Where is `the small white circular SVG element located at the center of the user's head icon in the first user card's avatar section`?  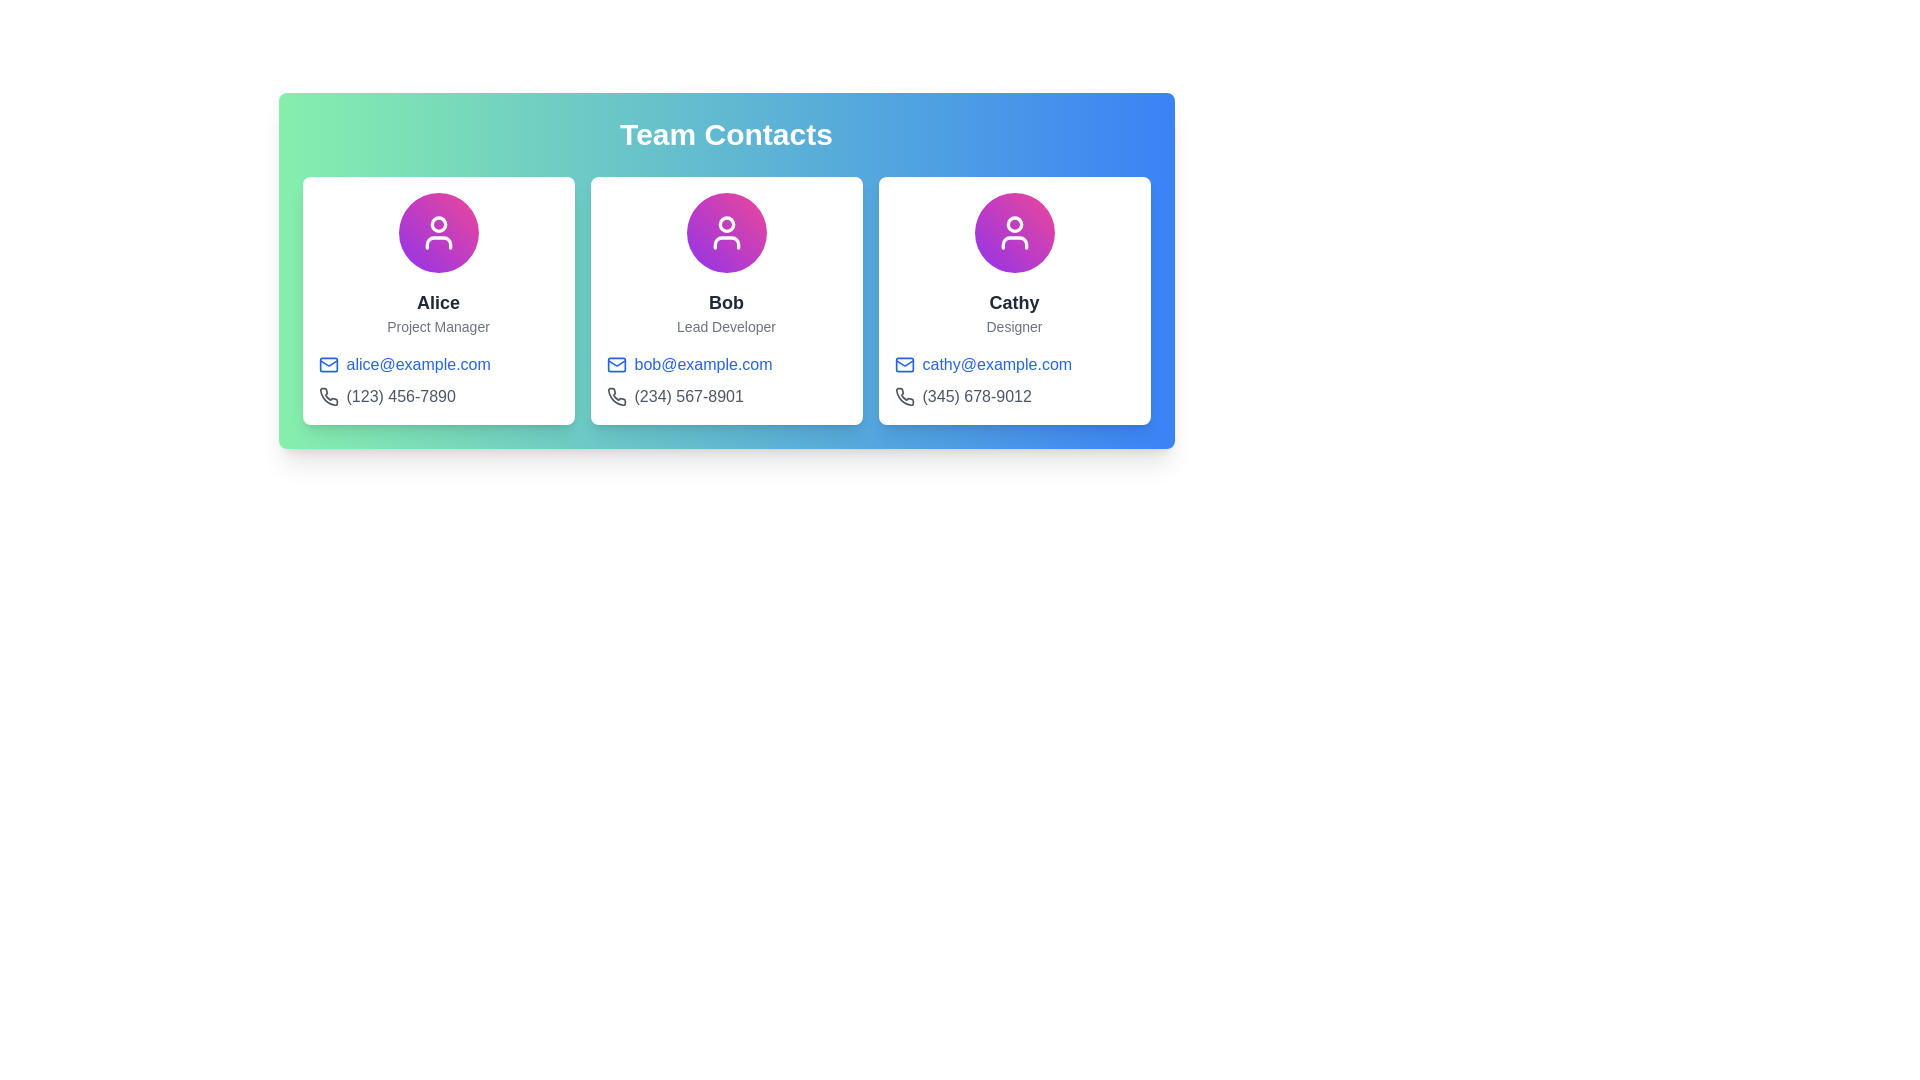
the small white circular SVG element located at the center of the user's head icon in the first user card's avatar section is located at coordinates (437, 224).